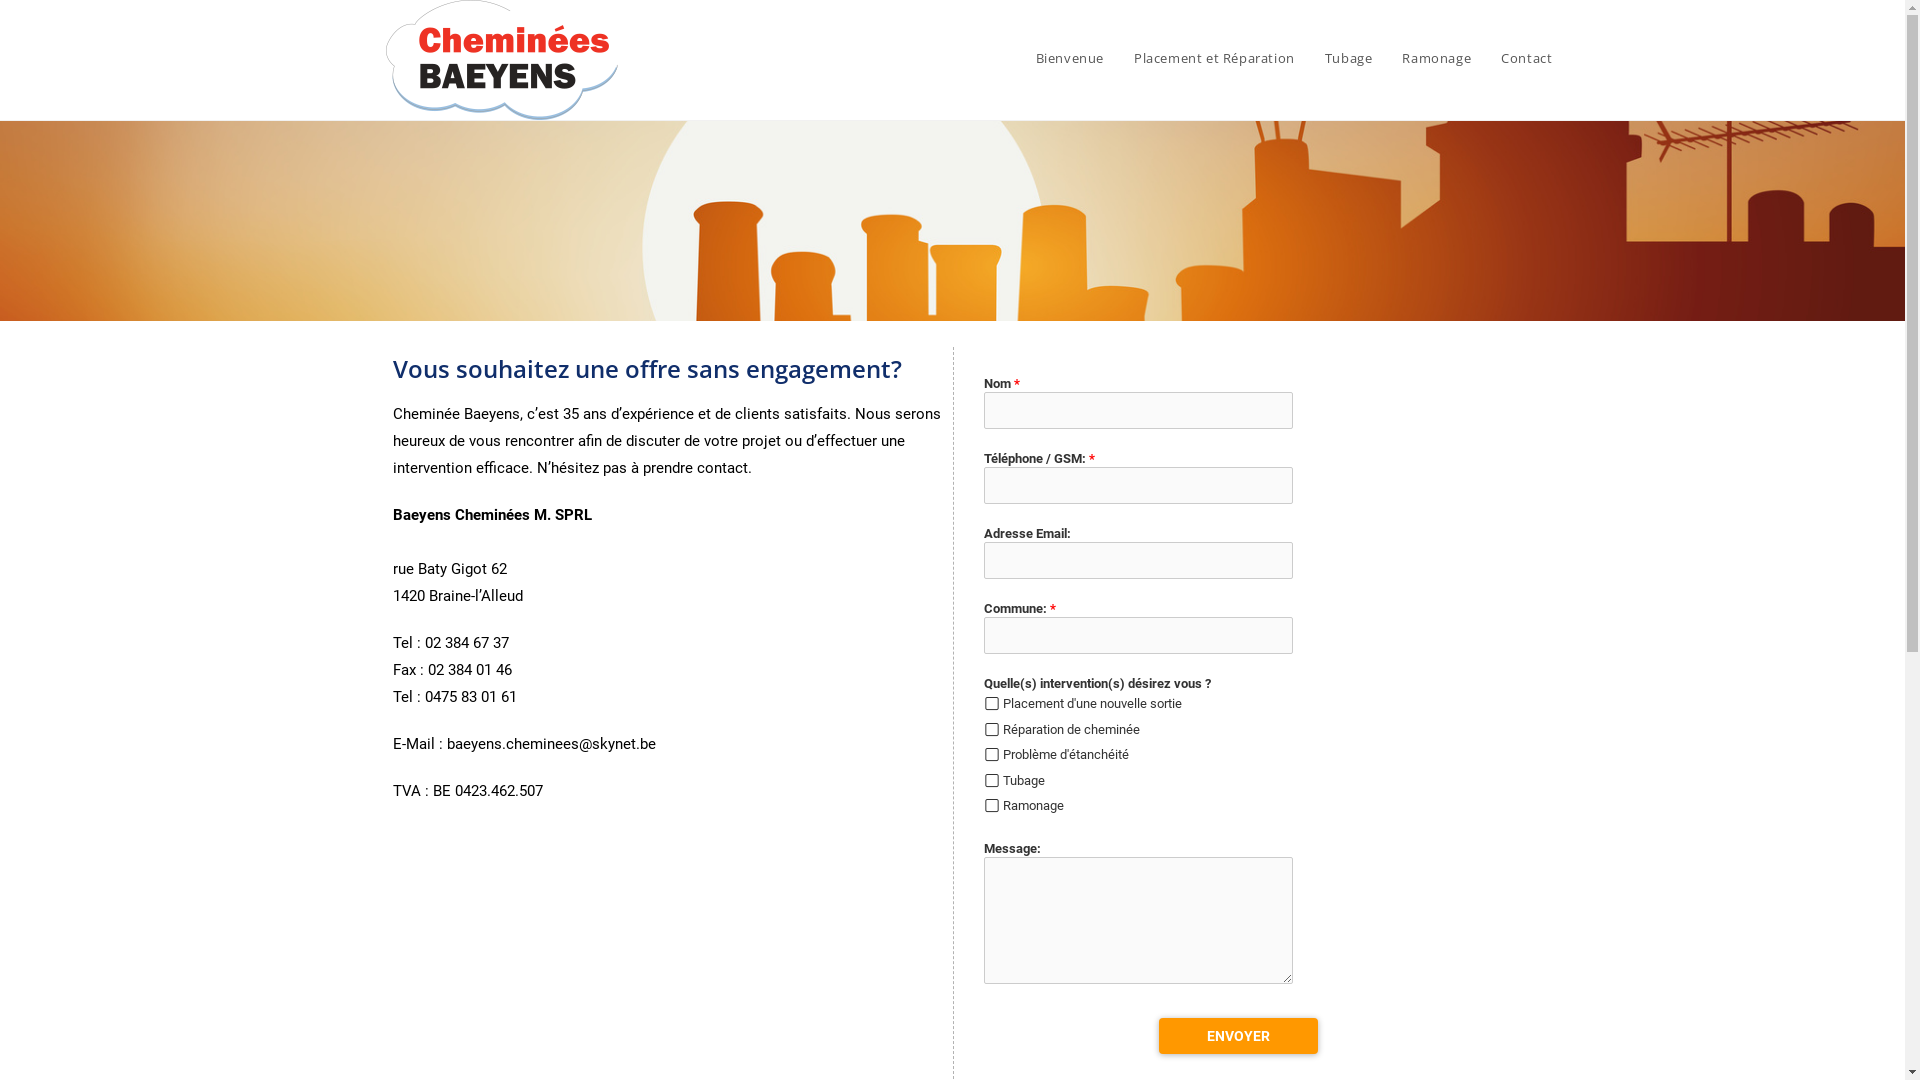 This screenshot has width=1920, height=1080. Describe the element at coordinates (1525, 56) in the screenshot. I see `'Contact'` at that location.